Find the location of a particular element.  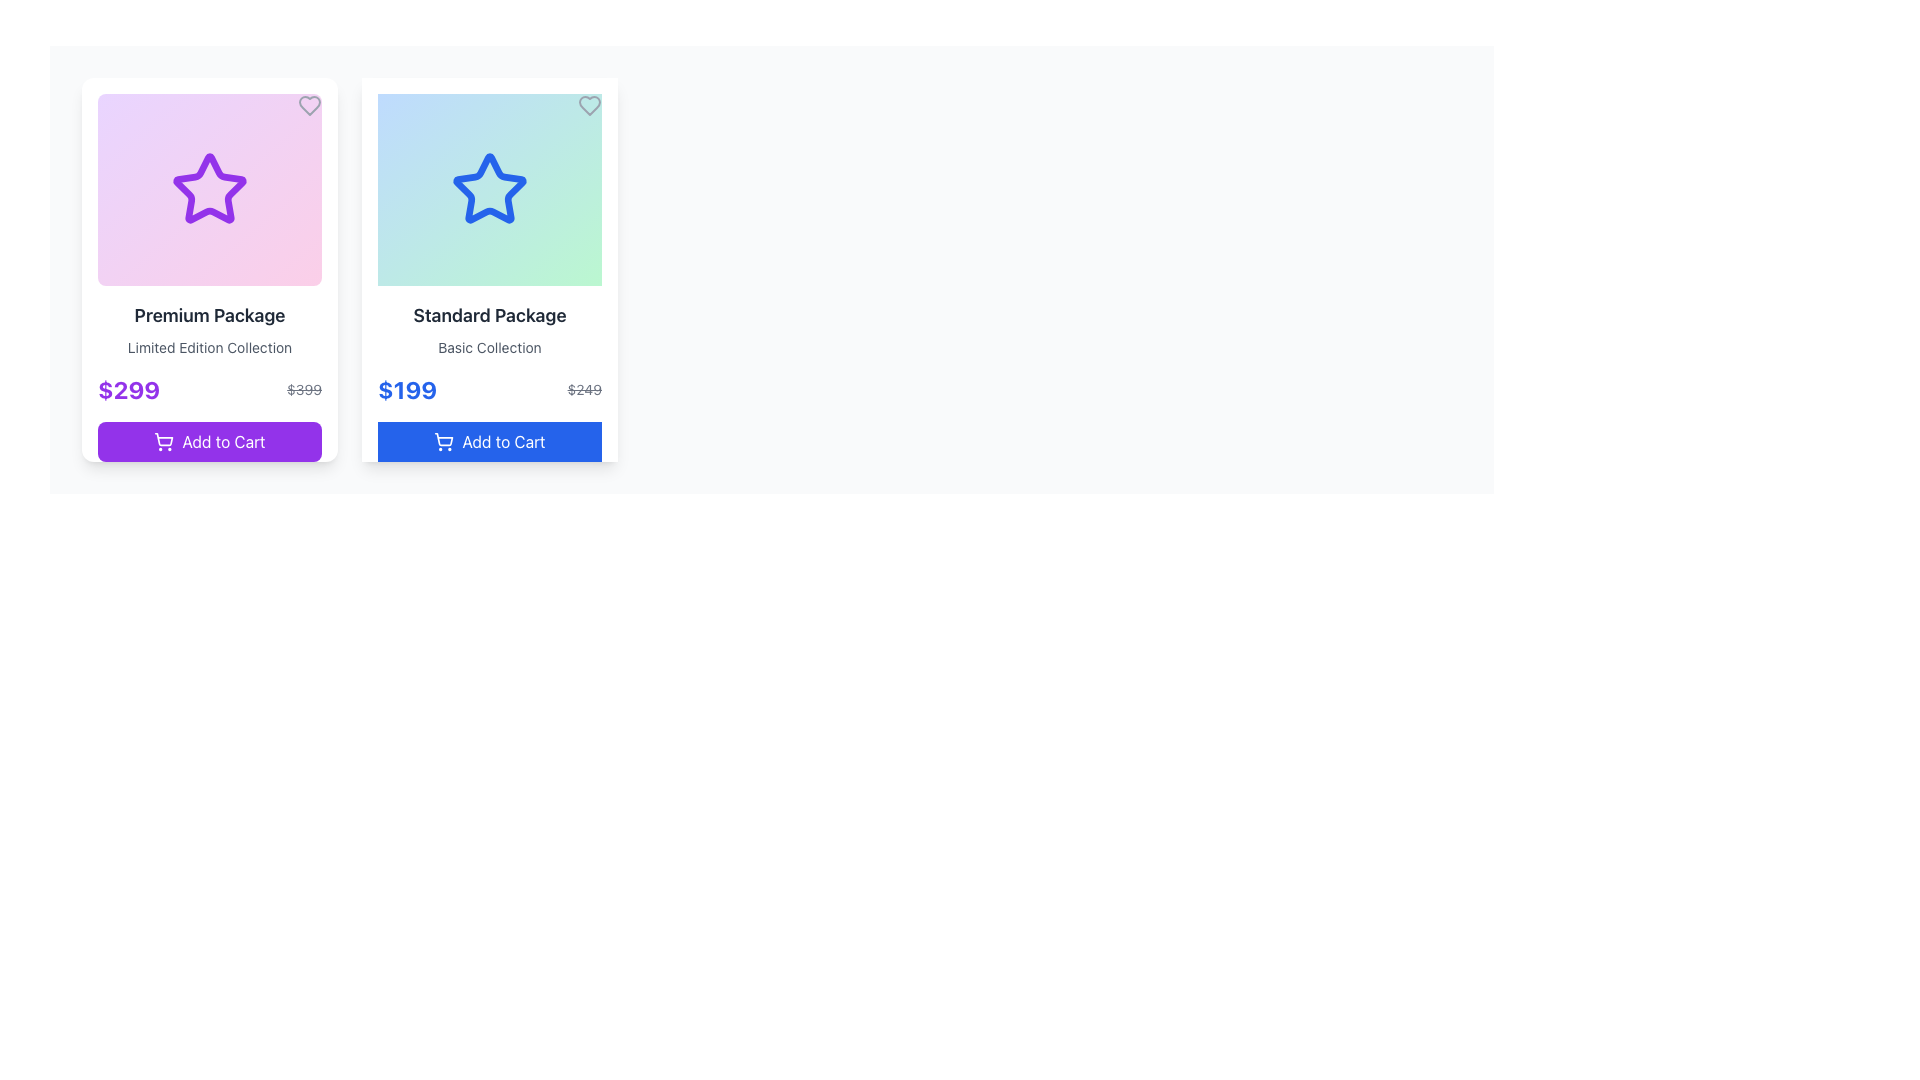

the primary pricing indicator for the 'Standard Package', located above the 'Add to Cart' button and to the left of the strikethrough price '$249' is located at coordinates (406, 389).